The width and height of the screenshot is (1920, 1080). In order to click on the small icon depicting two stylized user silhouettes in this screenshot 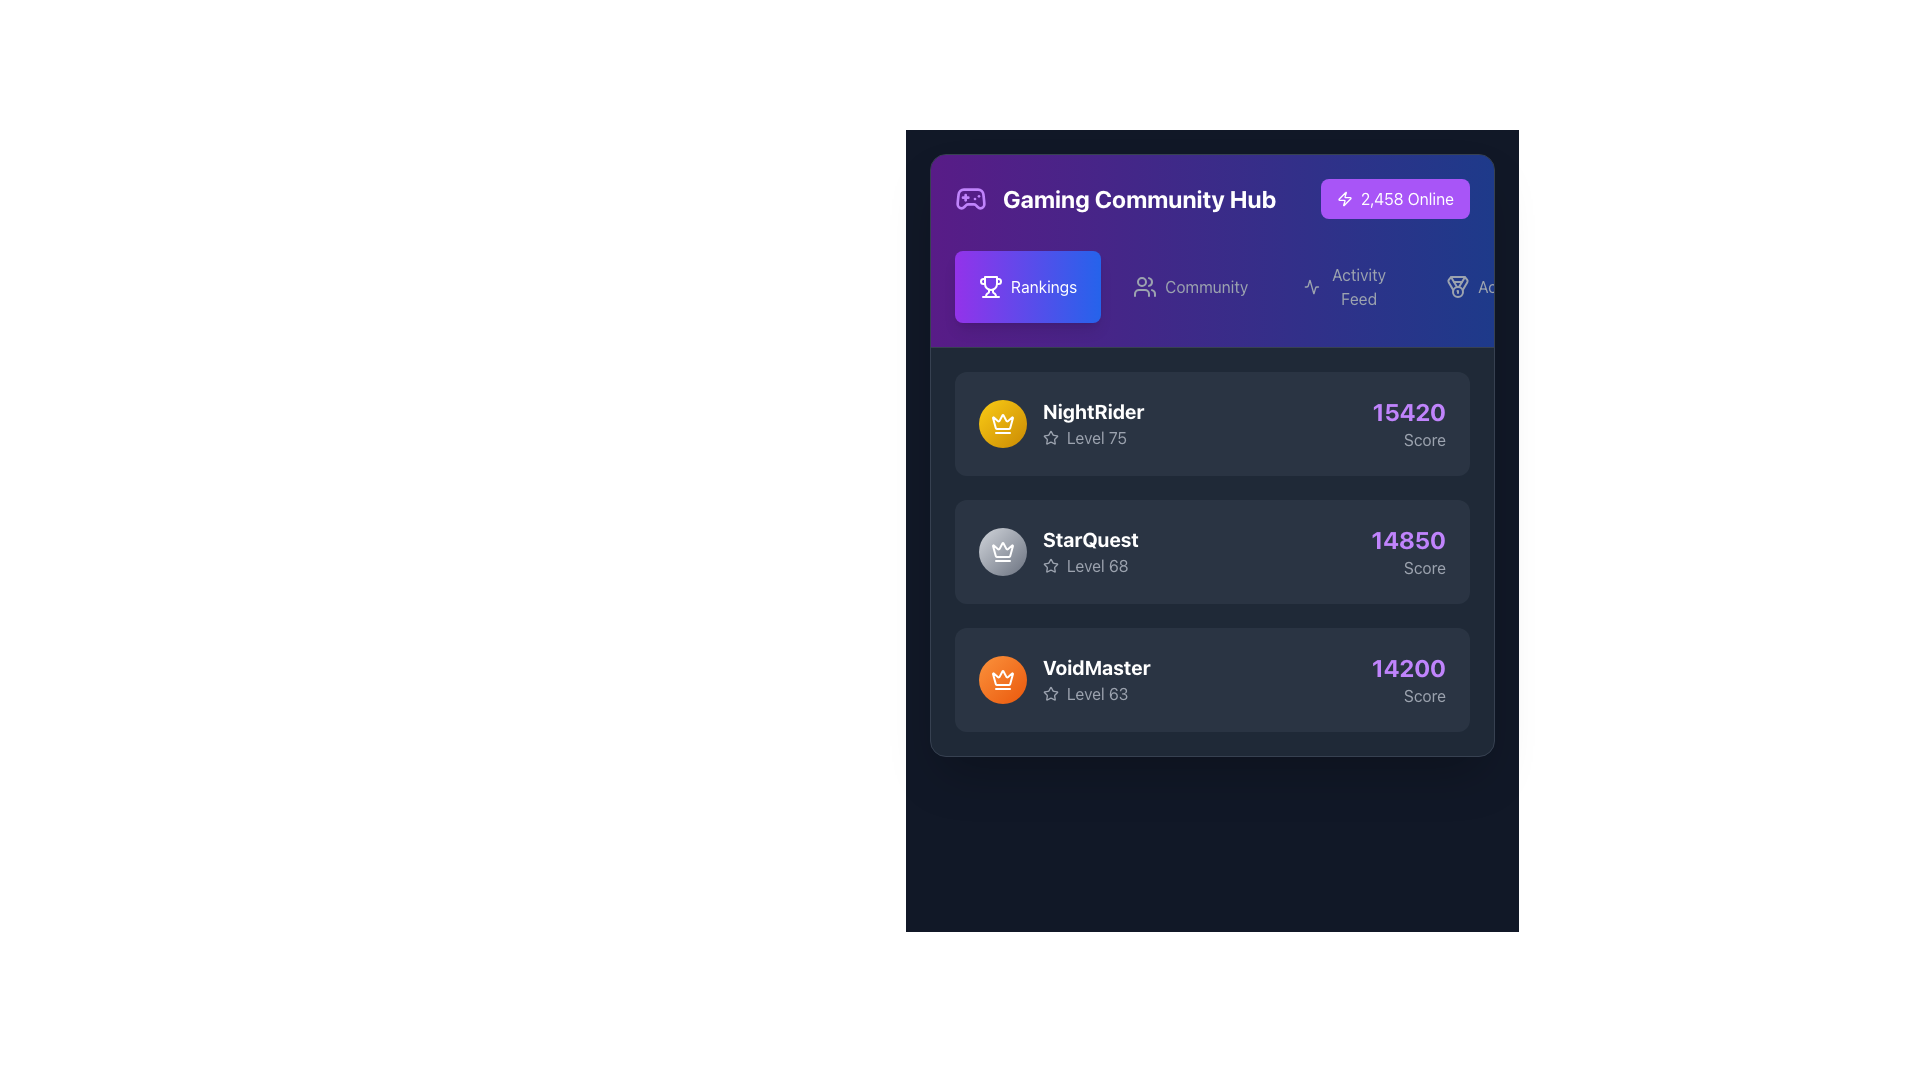, I will do `click(1145, 286)`.